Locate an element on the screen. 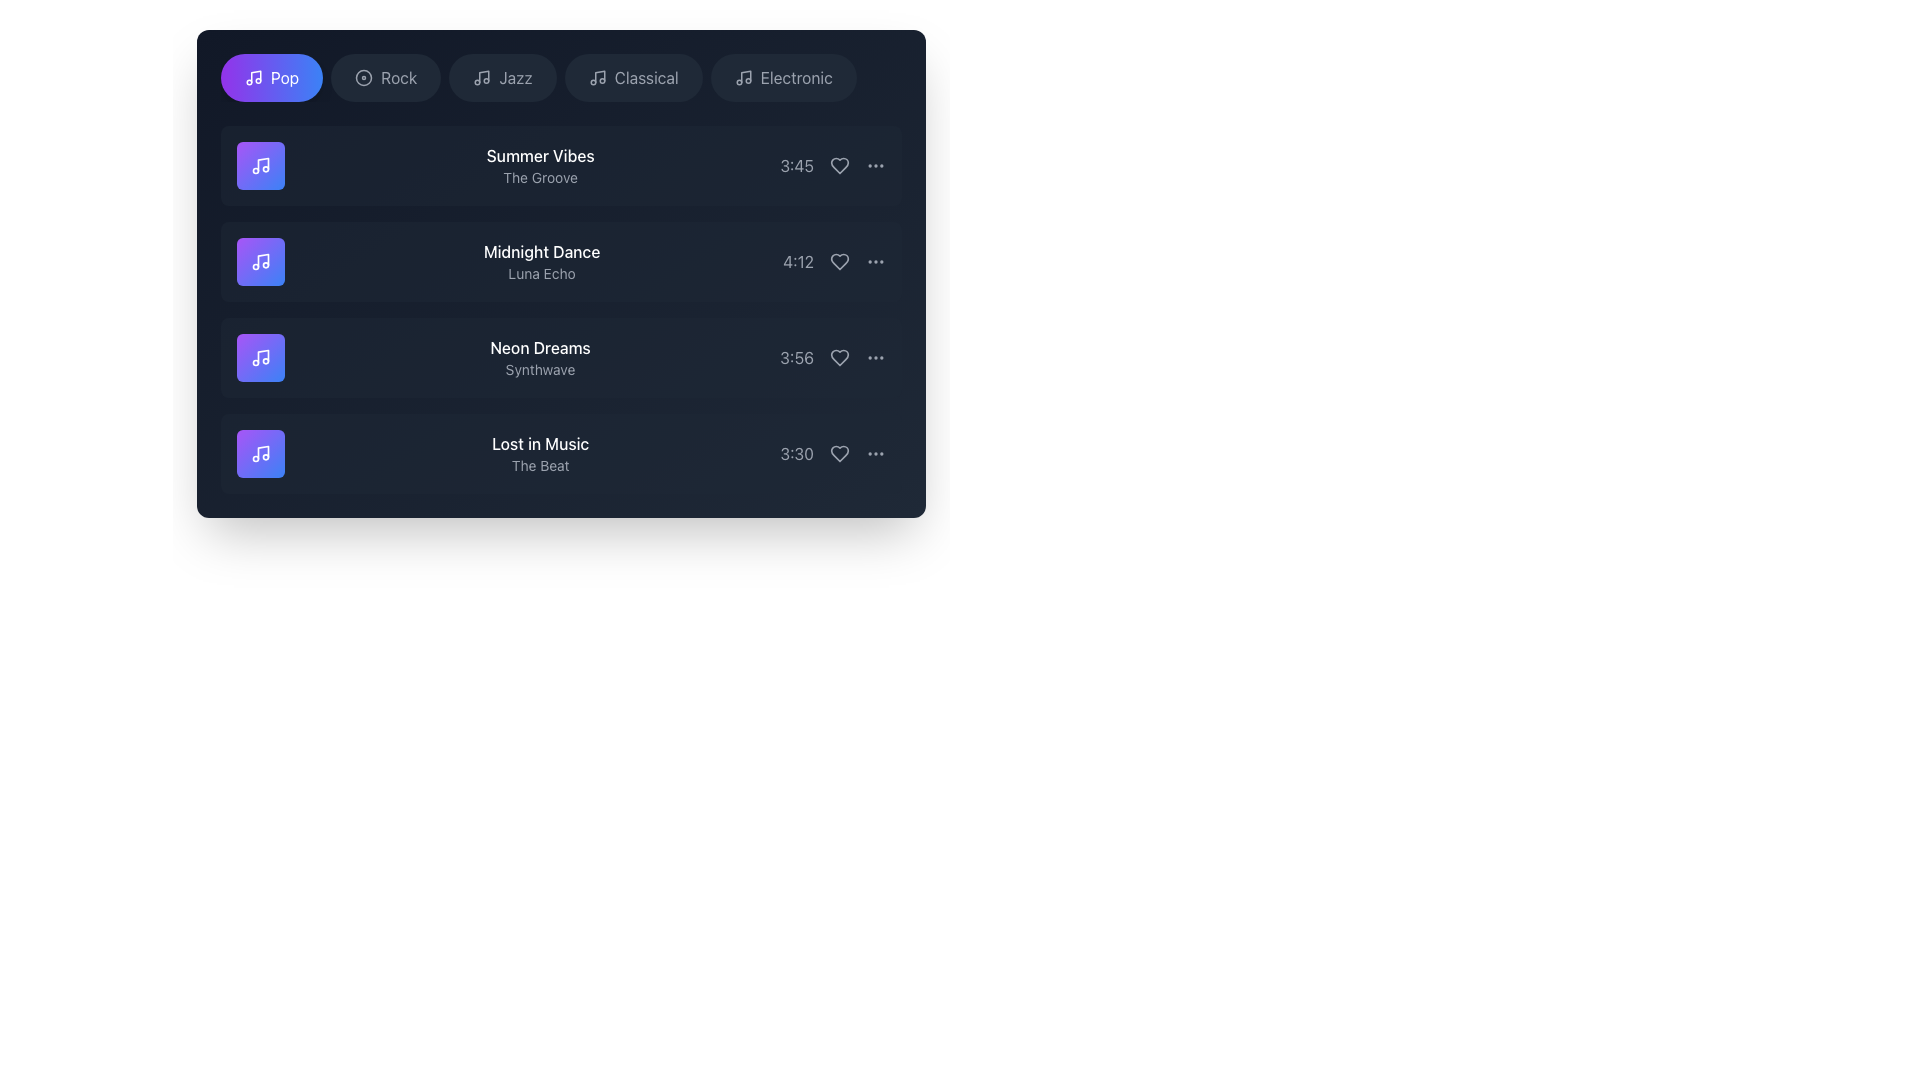  the rounded rectangular button labeled 'Rock' with a circular music icon is located at coordinates (386, 76).